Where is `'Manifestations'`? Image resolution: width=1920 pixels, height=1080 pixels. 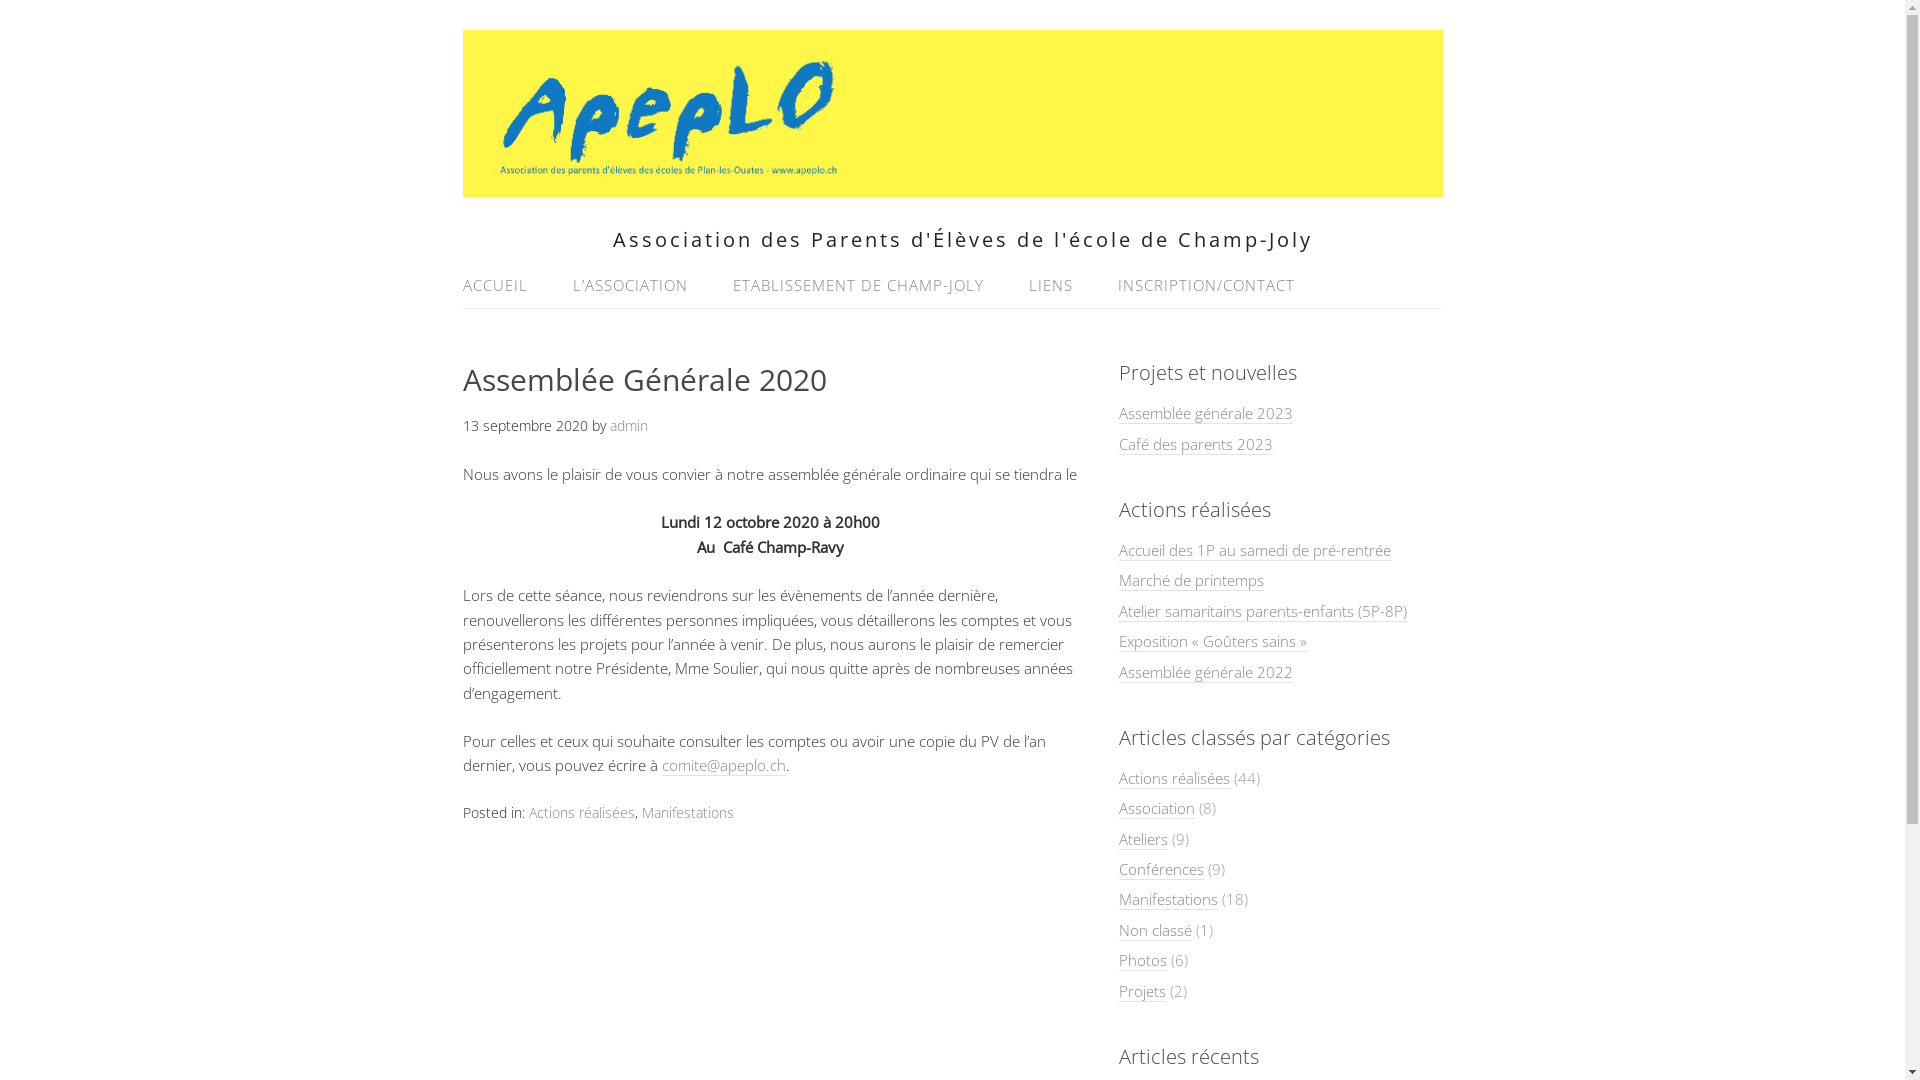
'Manifestations' is located at coordinates (687, 812).